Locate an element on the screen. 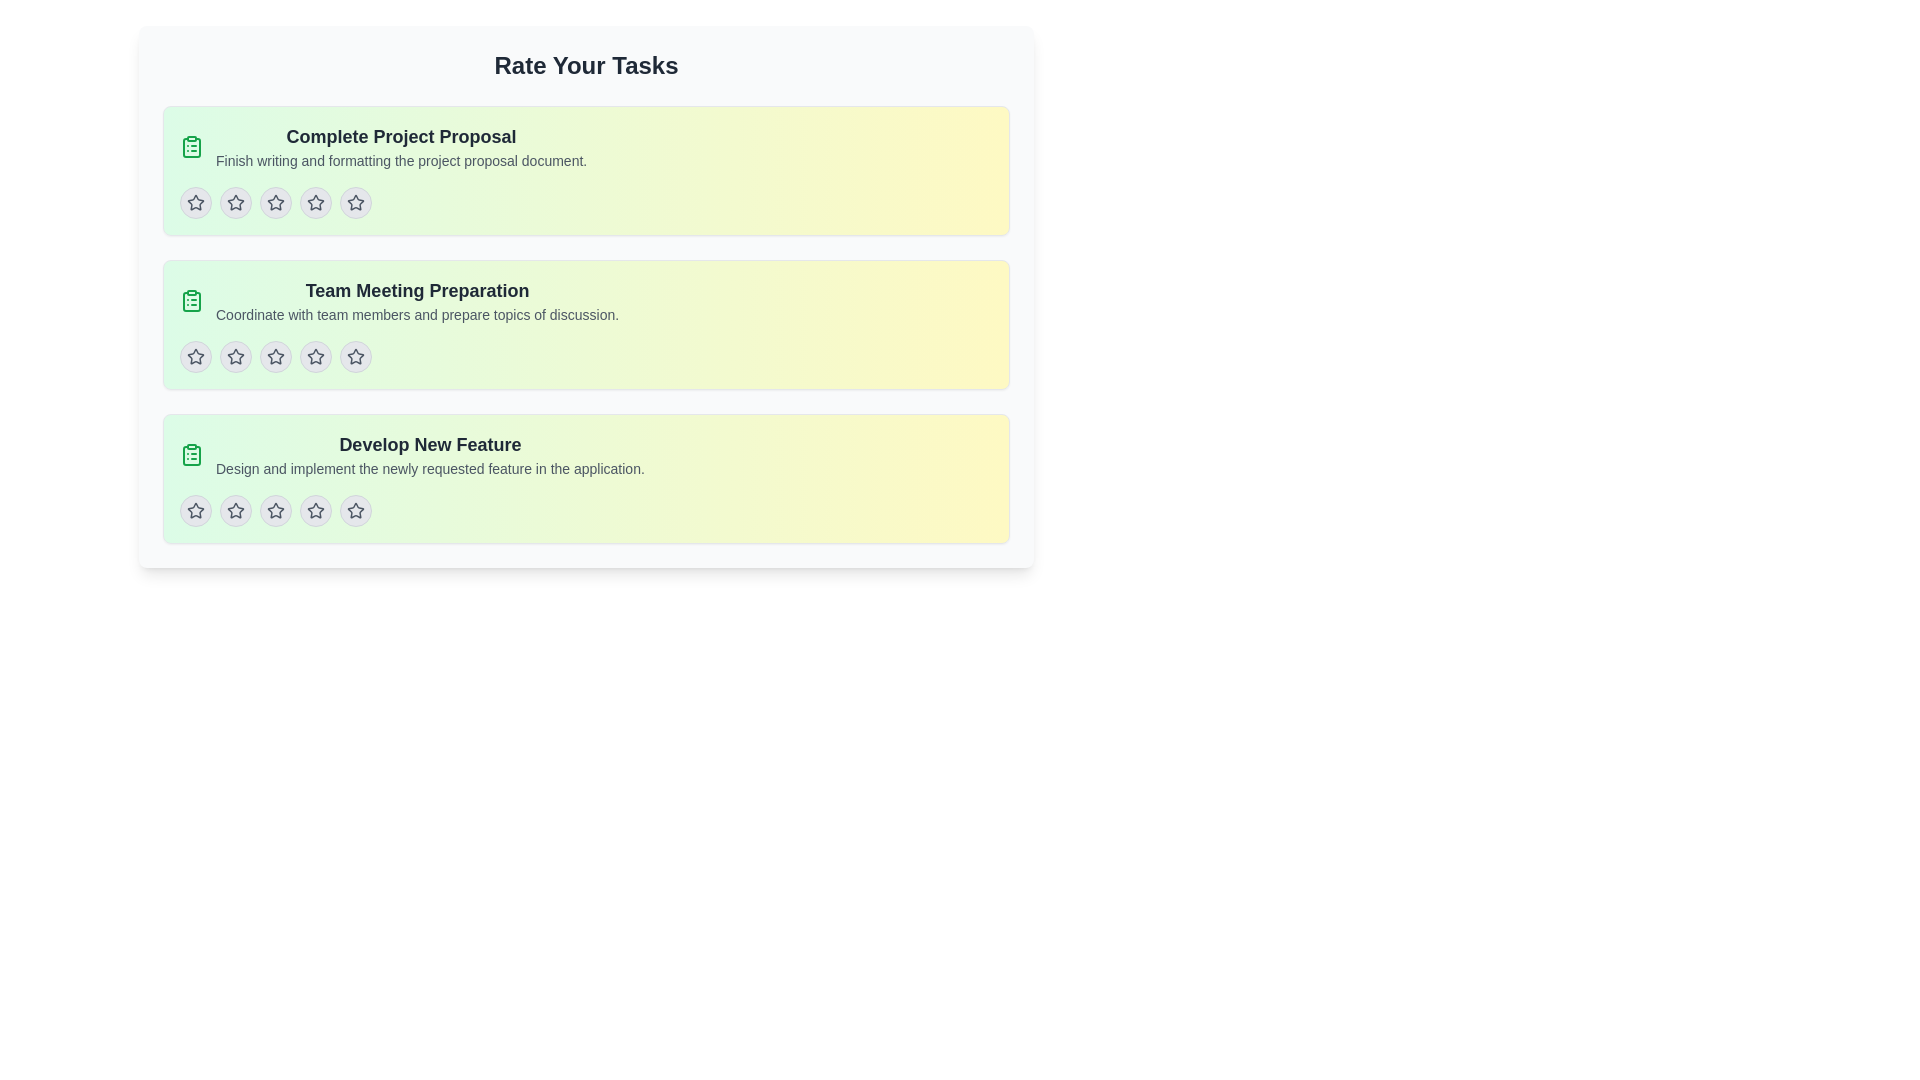 The width and height of the screenshot is (1920, 1080). clipboard icon located adjacent to the task description for 'Develop New Feature' in the third task box is located at coordinates (192, 455).